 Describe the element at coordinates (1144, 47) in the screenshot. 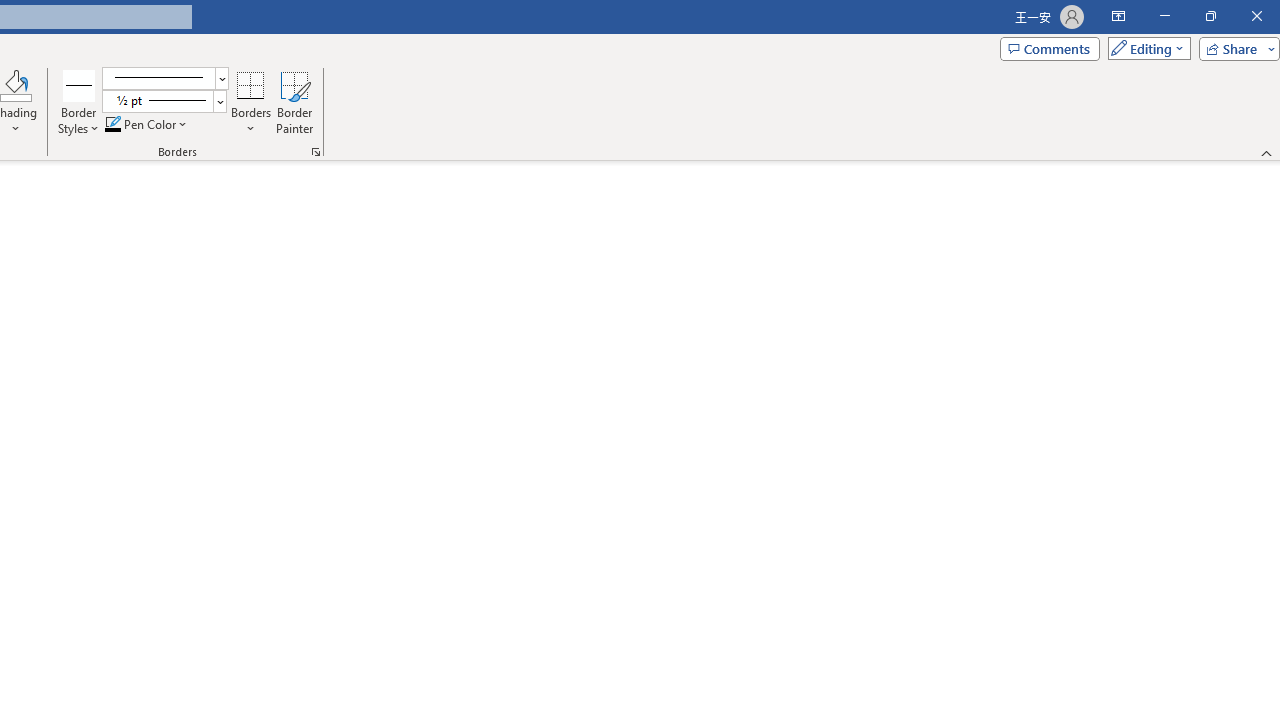

I see `'Editing'` at that location.